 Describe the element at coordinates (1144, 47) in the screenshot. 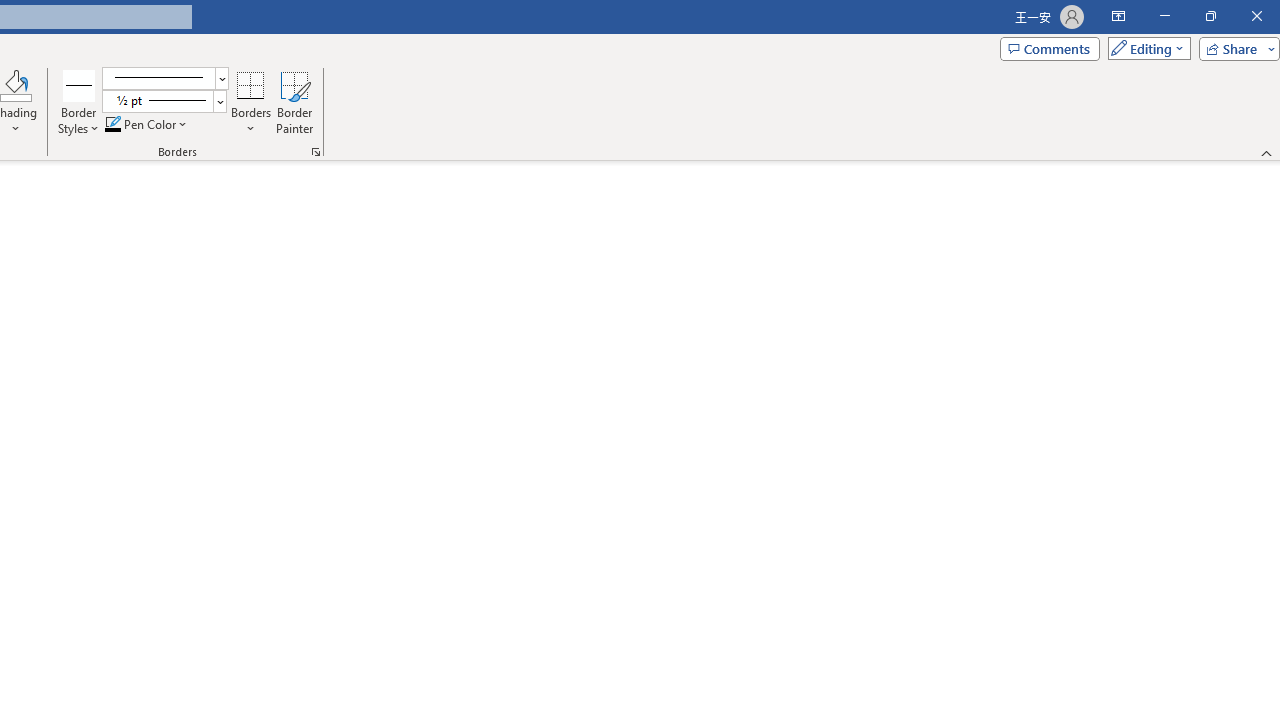

I see `'Editing'` at that location.